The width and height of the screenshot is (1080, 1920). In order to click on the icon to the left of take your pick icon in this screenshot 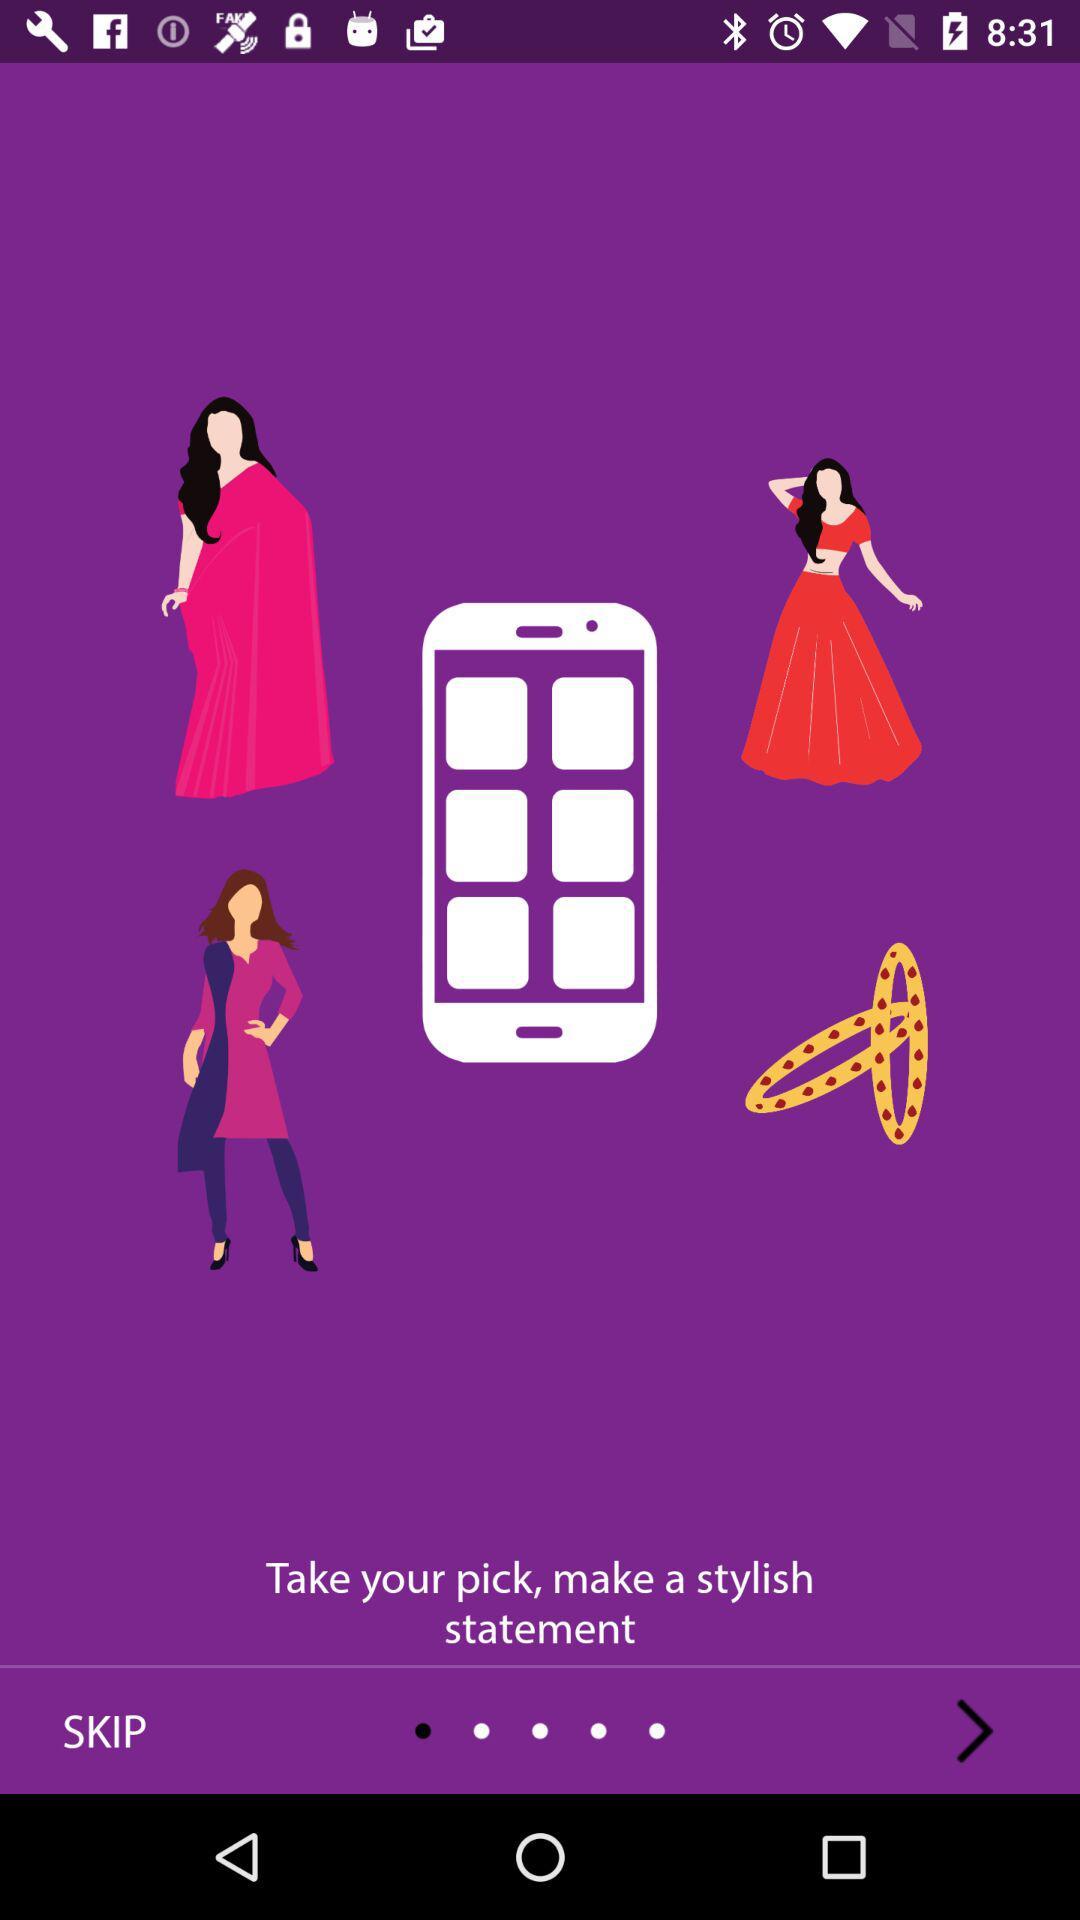, I will do `click(104, 1730)`.